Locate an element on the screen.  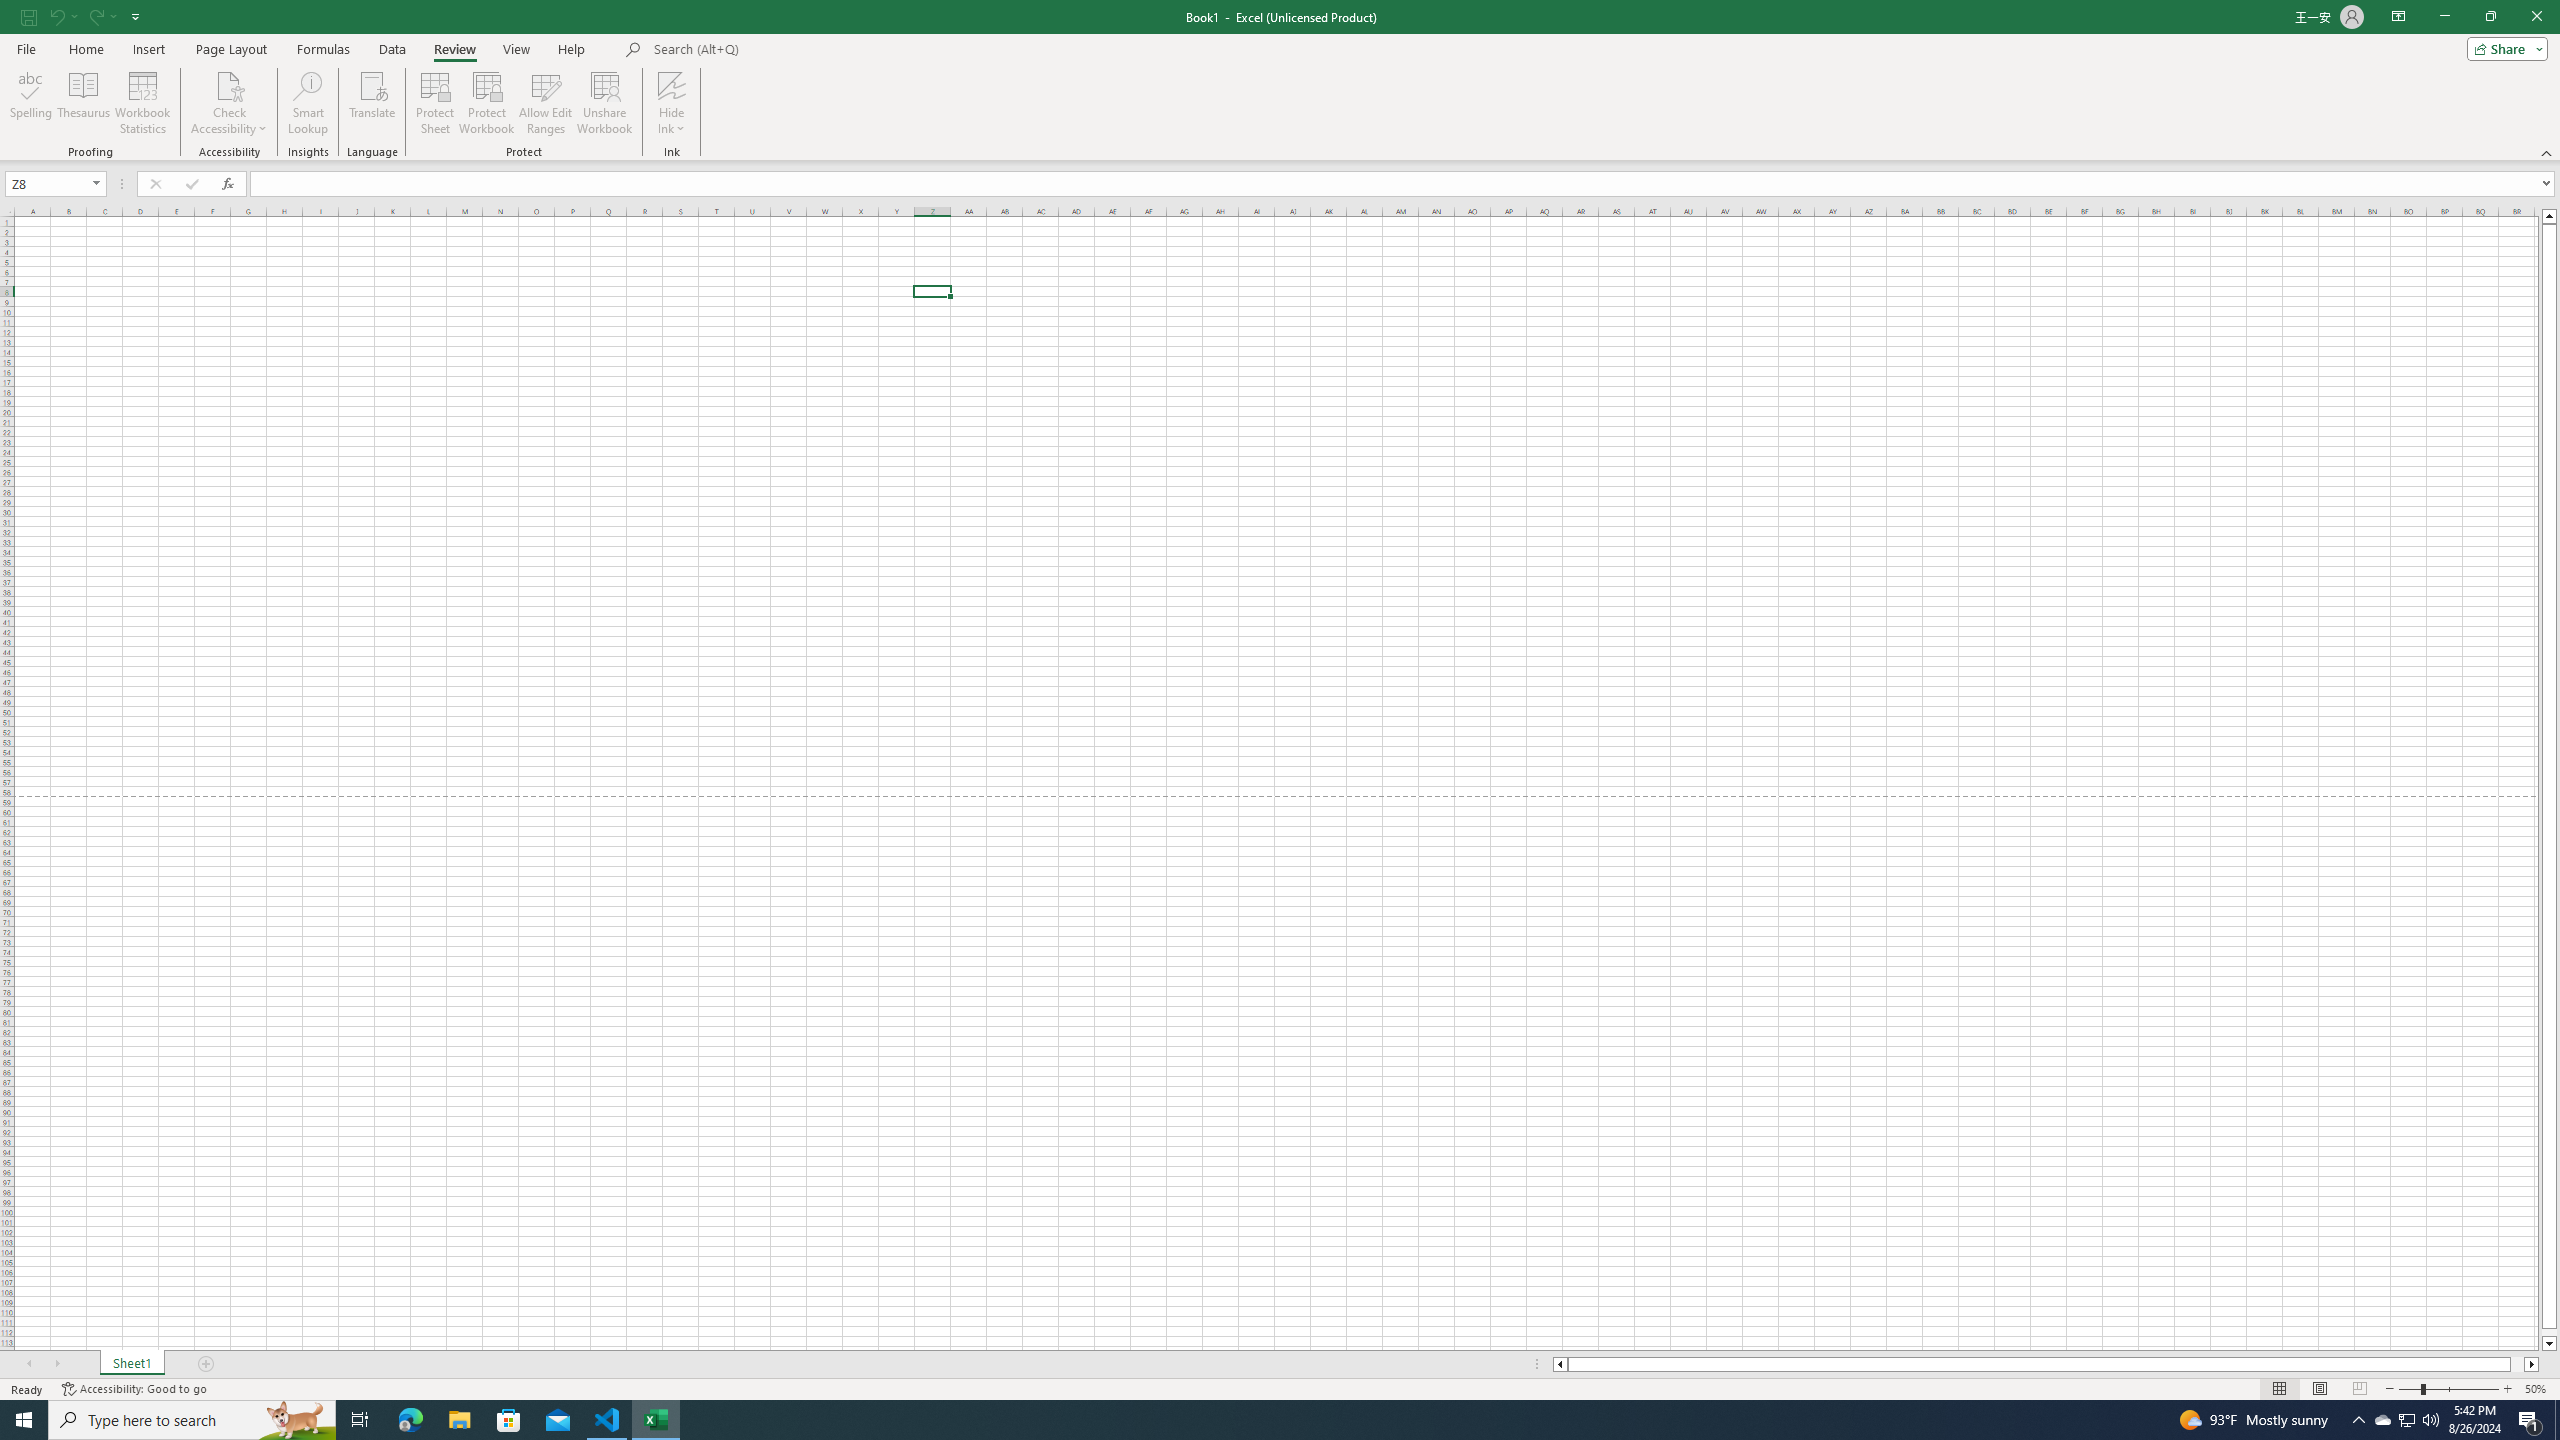
'Thesaurus...' is located at coordinates (82, 103).